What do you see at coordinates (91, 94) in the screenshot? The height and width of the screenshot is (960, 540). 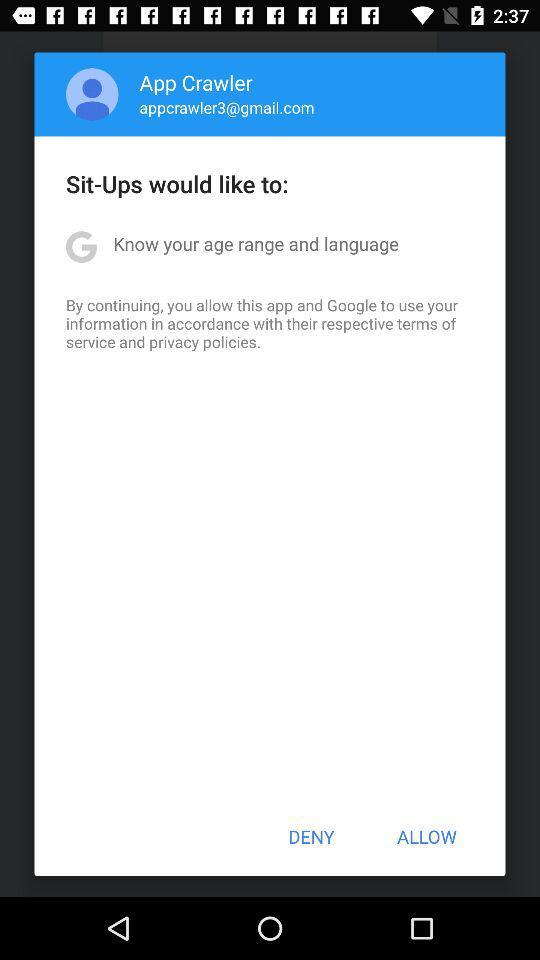 I see `item above the sit ups would app` at bounding box center [91, 94].